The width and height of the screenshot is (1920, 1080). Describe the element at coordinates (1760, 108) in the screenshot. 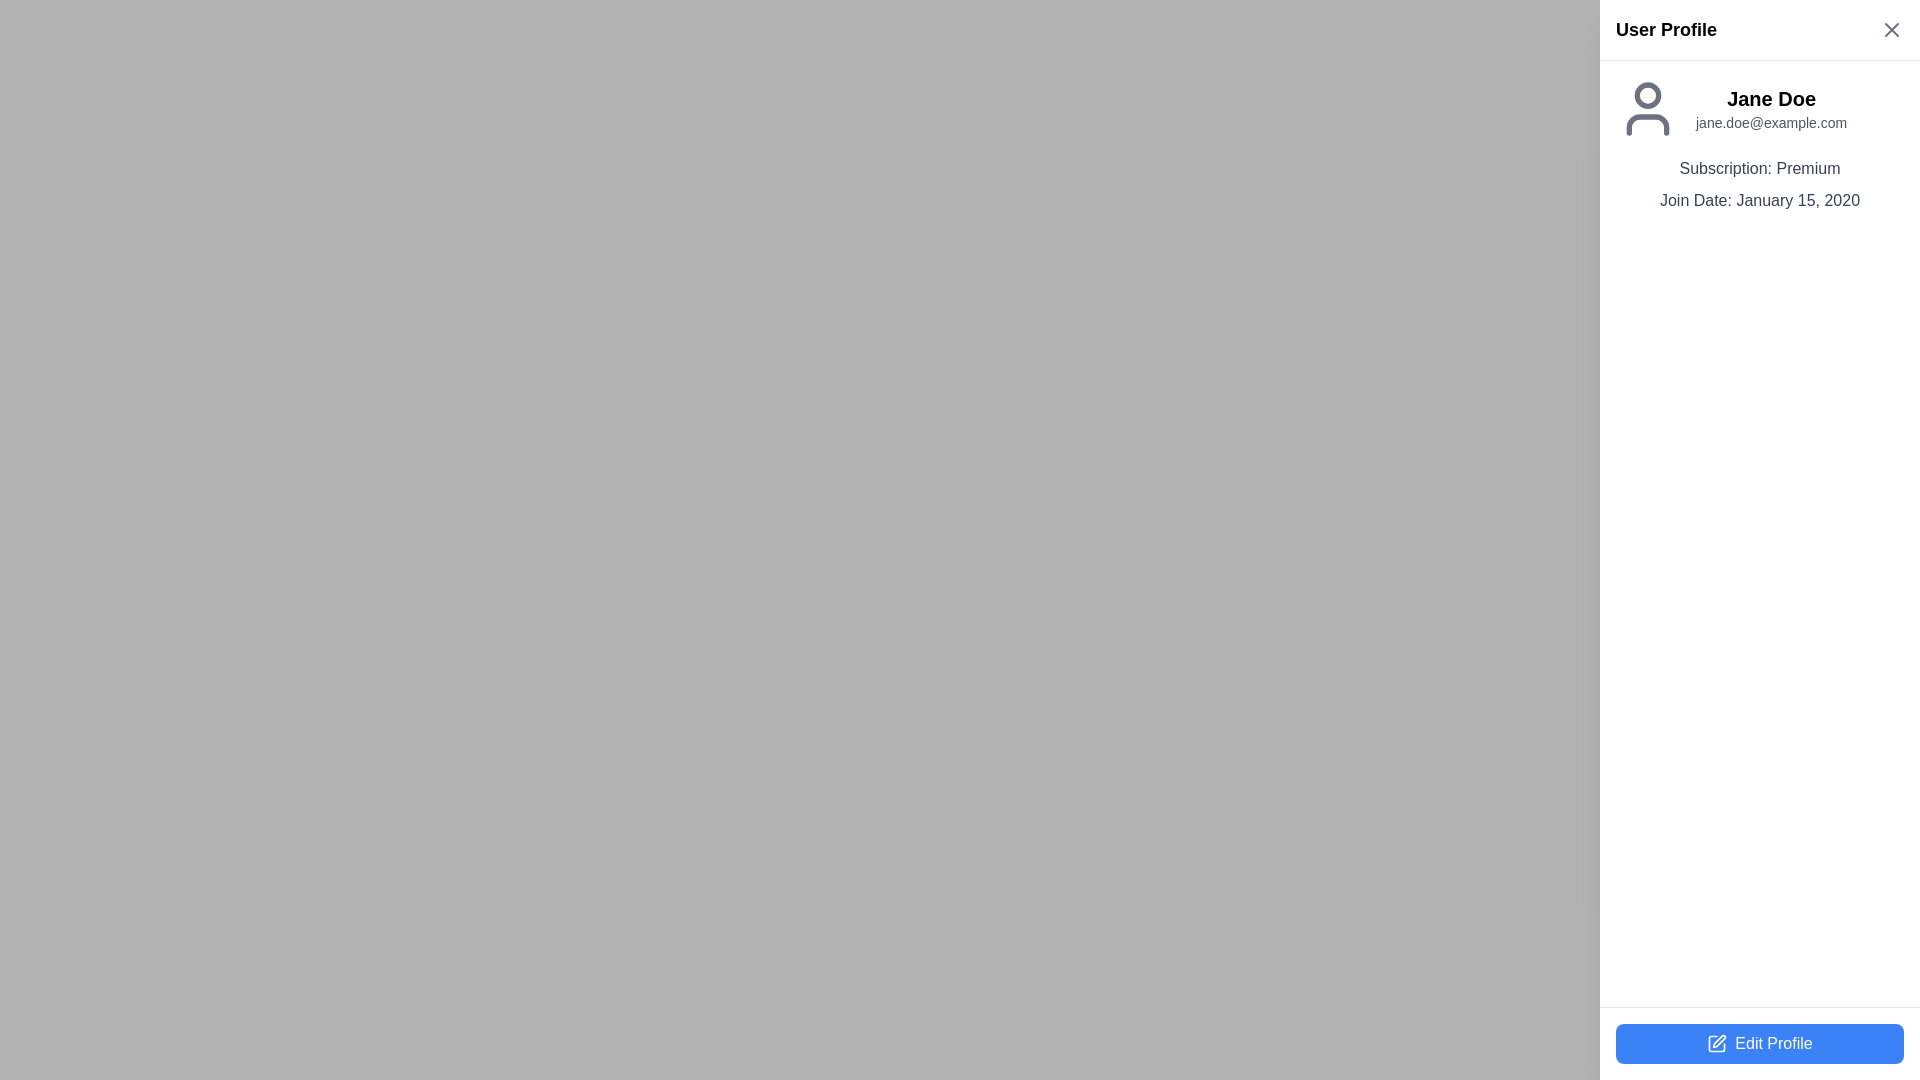

I see `the information in the list item displaying the user's name and email address, located beneath the 'User Profile' title in the top-right corner of the user profile view` at that location.